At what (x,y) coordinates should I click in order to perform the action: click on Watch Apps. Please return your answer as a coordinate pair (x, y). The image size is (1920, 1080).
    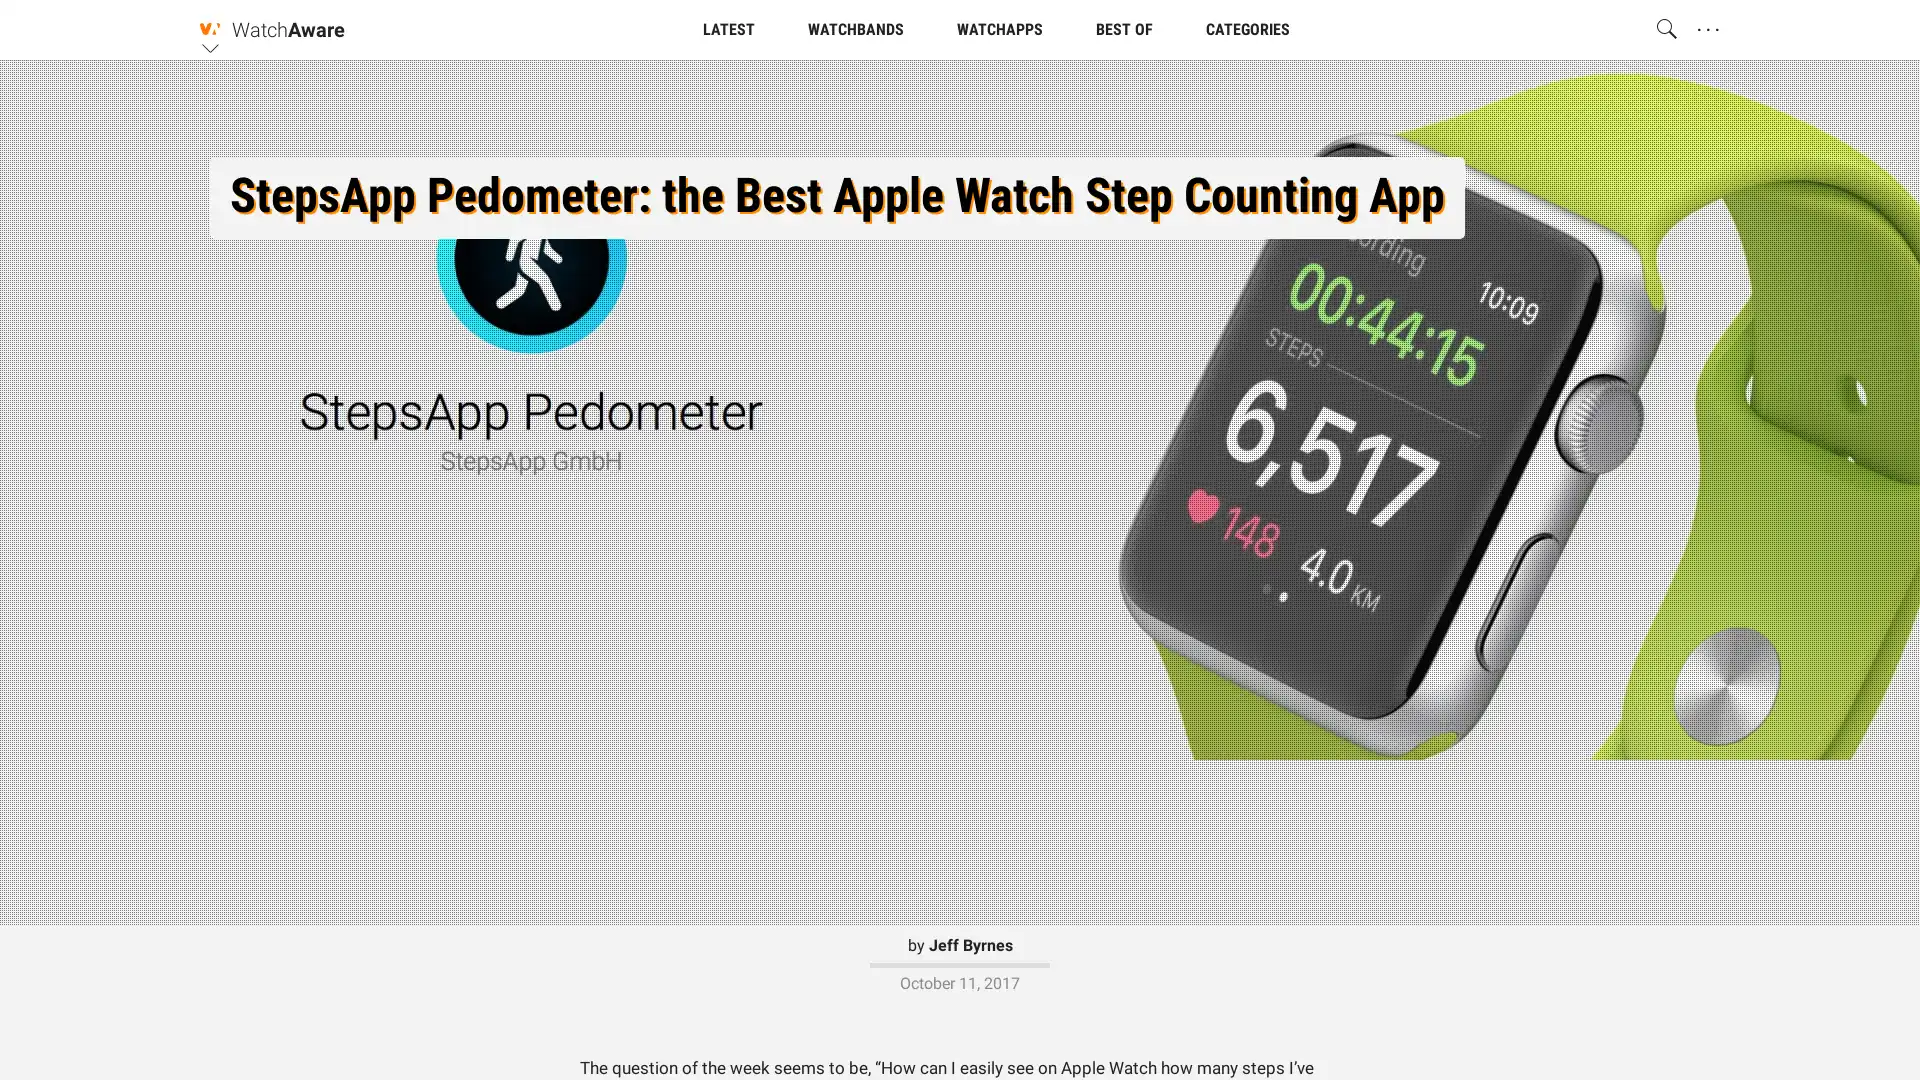
    Looking at the image, I should click on (960, 188).